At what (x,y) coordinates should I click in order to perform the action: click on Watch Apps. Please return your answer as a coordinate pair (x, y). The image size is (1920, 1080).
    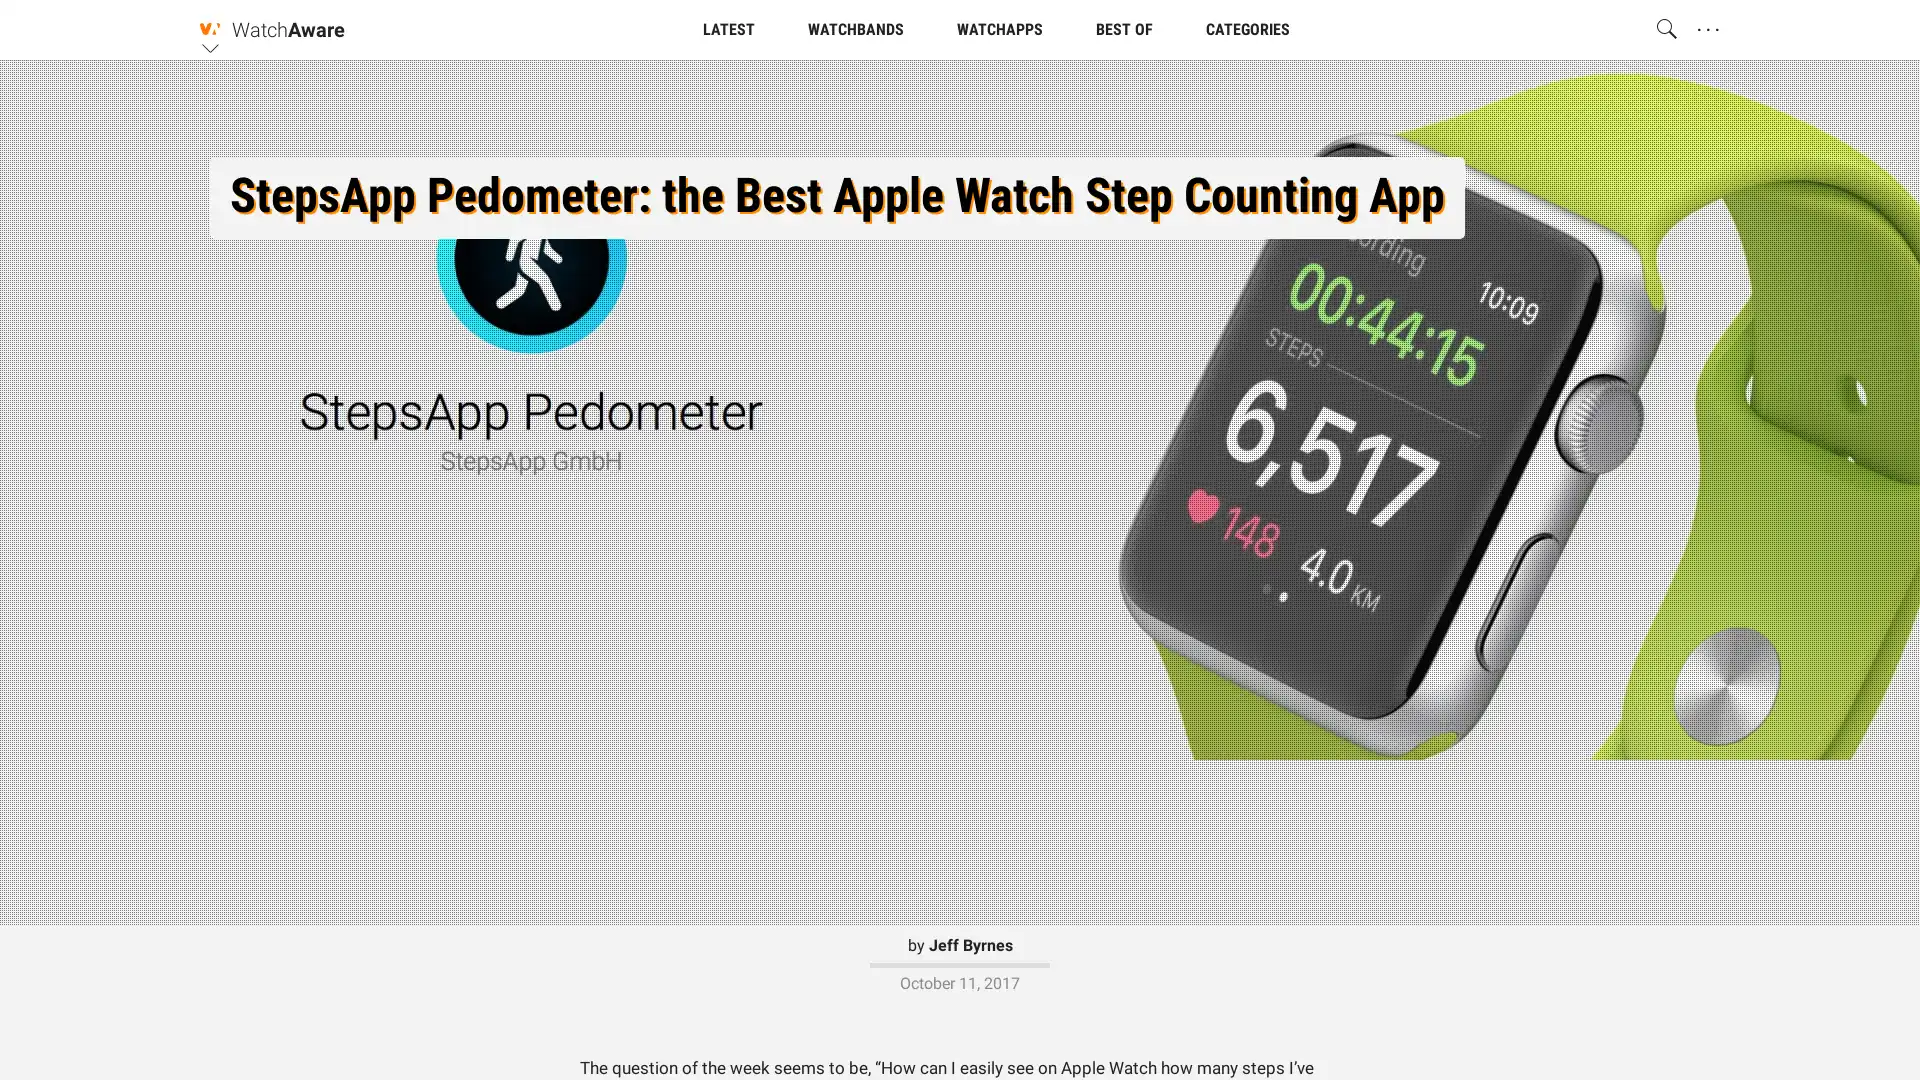
    Looking at the image, I should click on (960, 188).